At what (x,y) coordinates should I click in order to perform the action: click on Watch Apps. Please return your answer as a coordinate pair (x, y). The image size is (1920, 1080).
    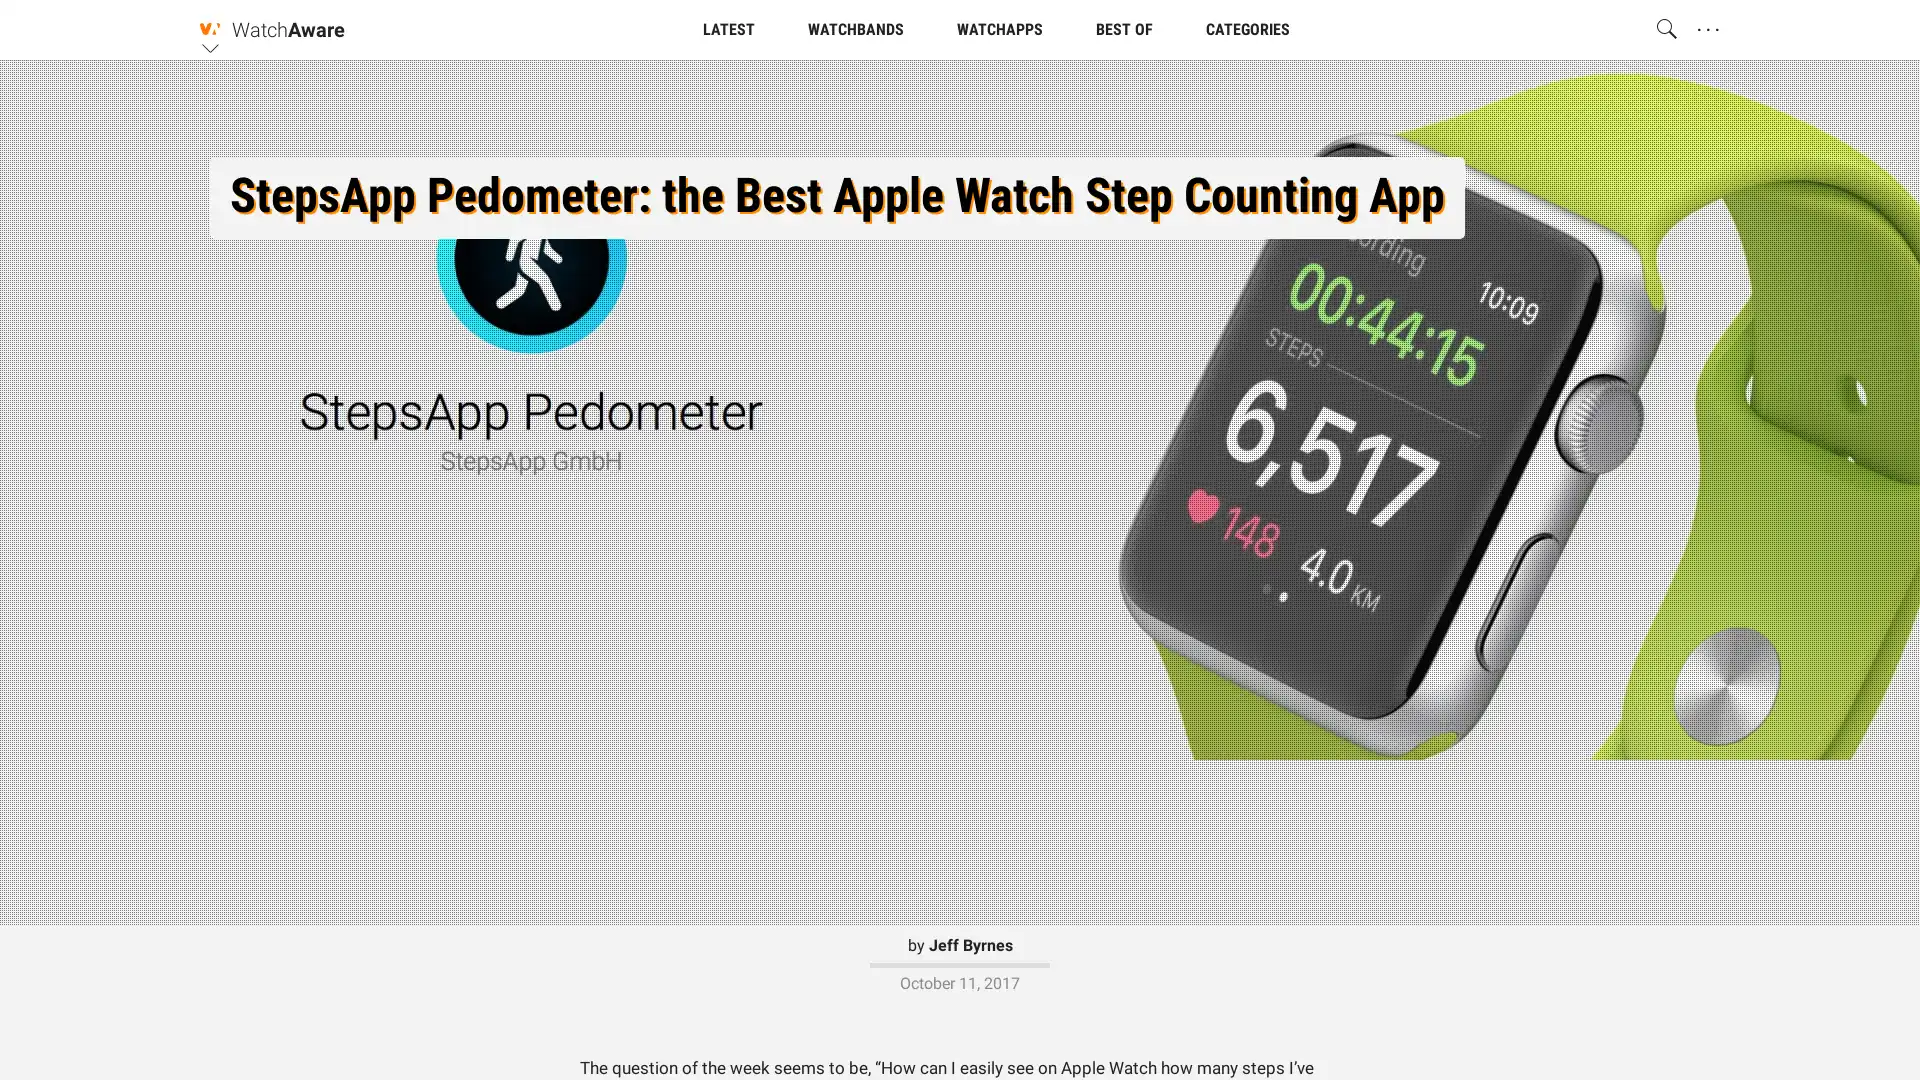
    Looking at the image, I should click on (960, 188).